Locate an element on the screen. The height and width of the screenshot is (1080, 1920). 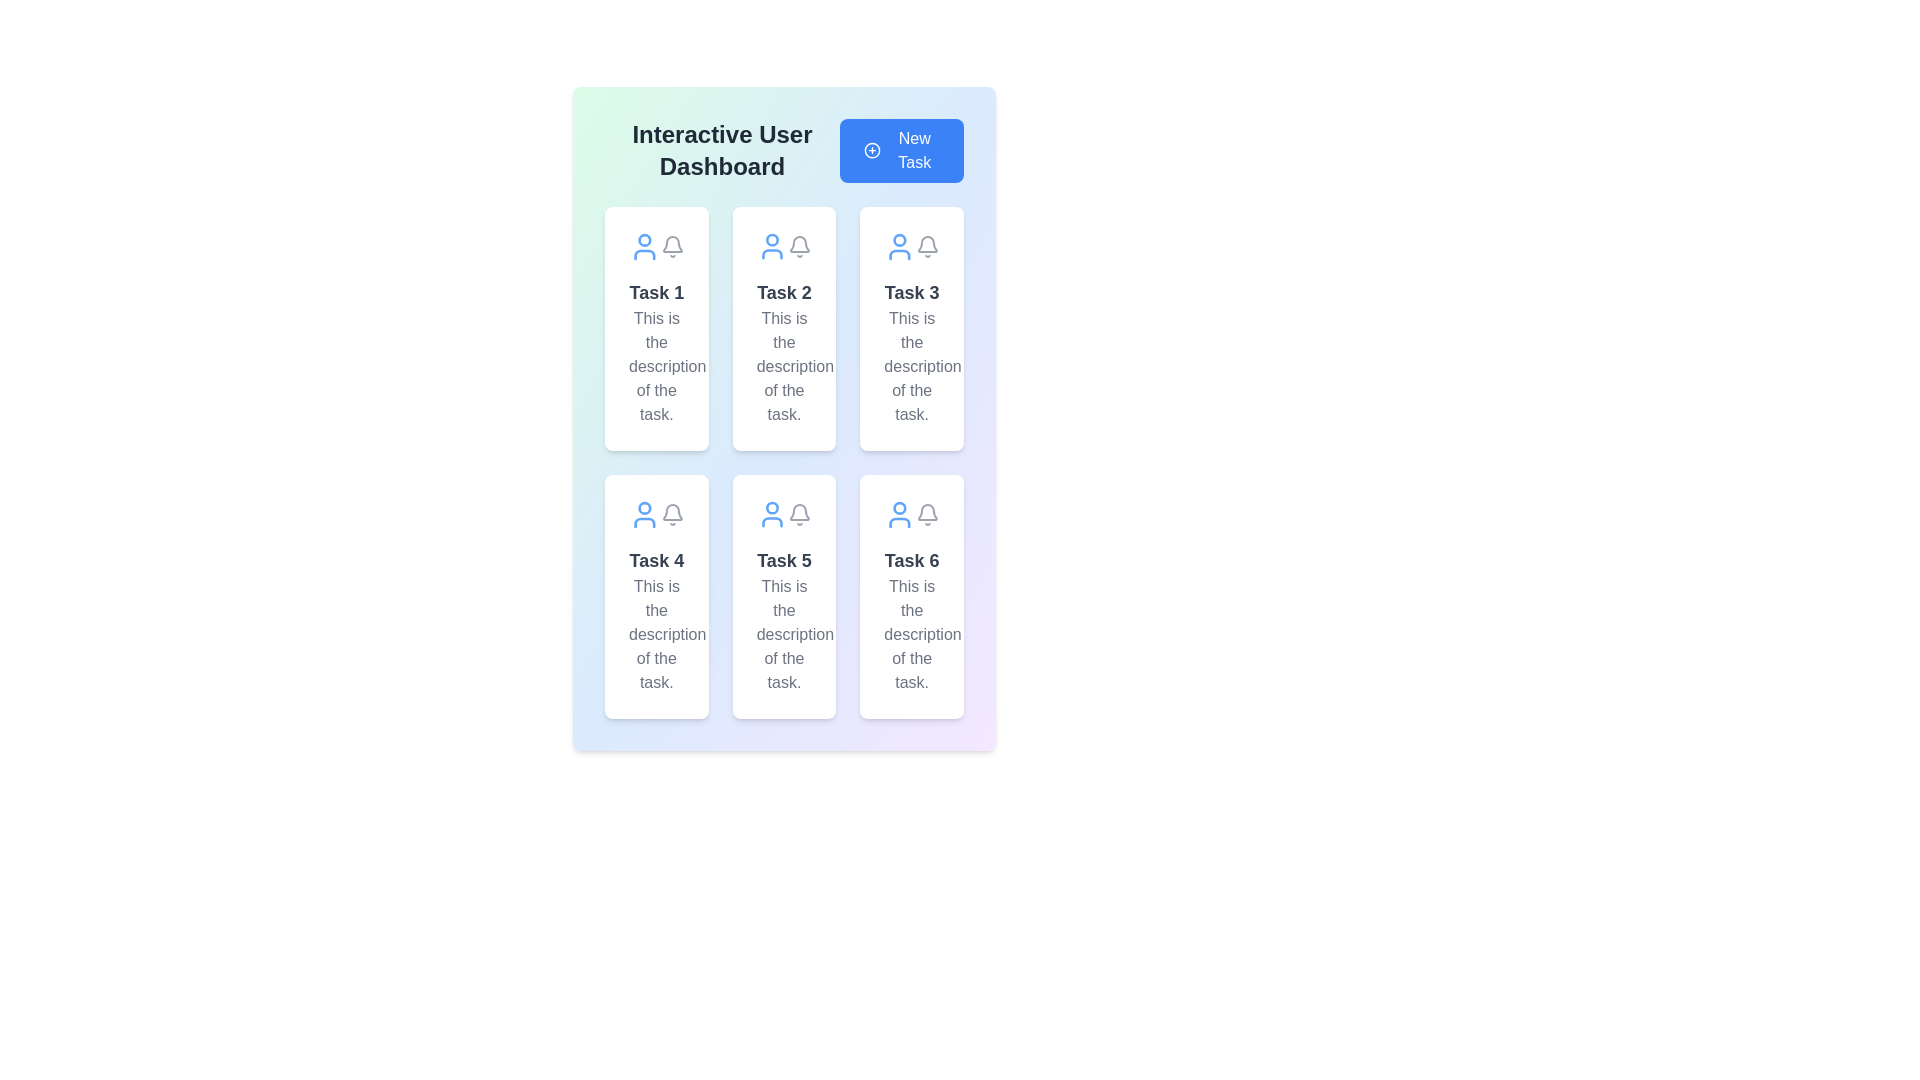
the SVG Circle that visually represents the user's profile or avatar within the Task 4 card, located at the center of the user icon above the task title is located at coordinates (644, 507).